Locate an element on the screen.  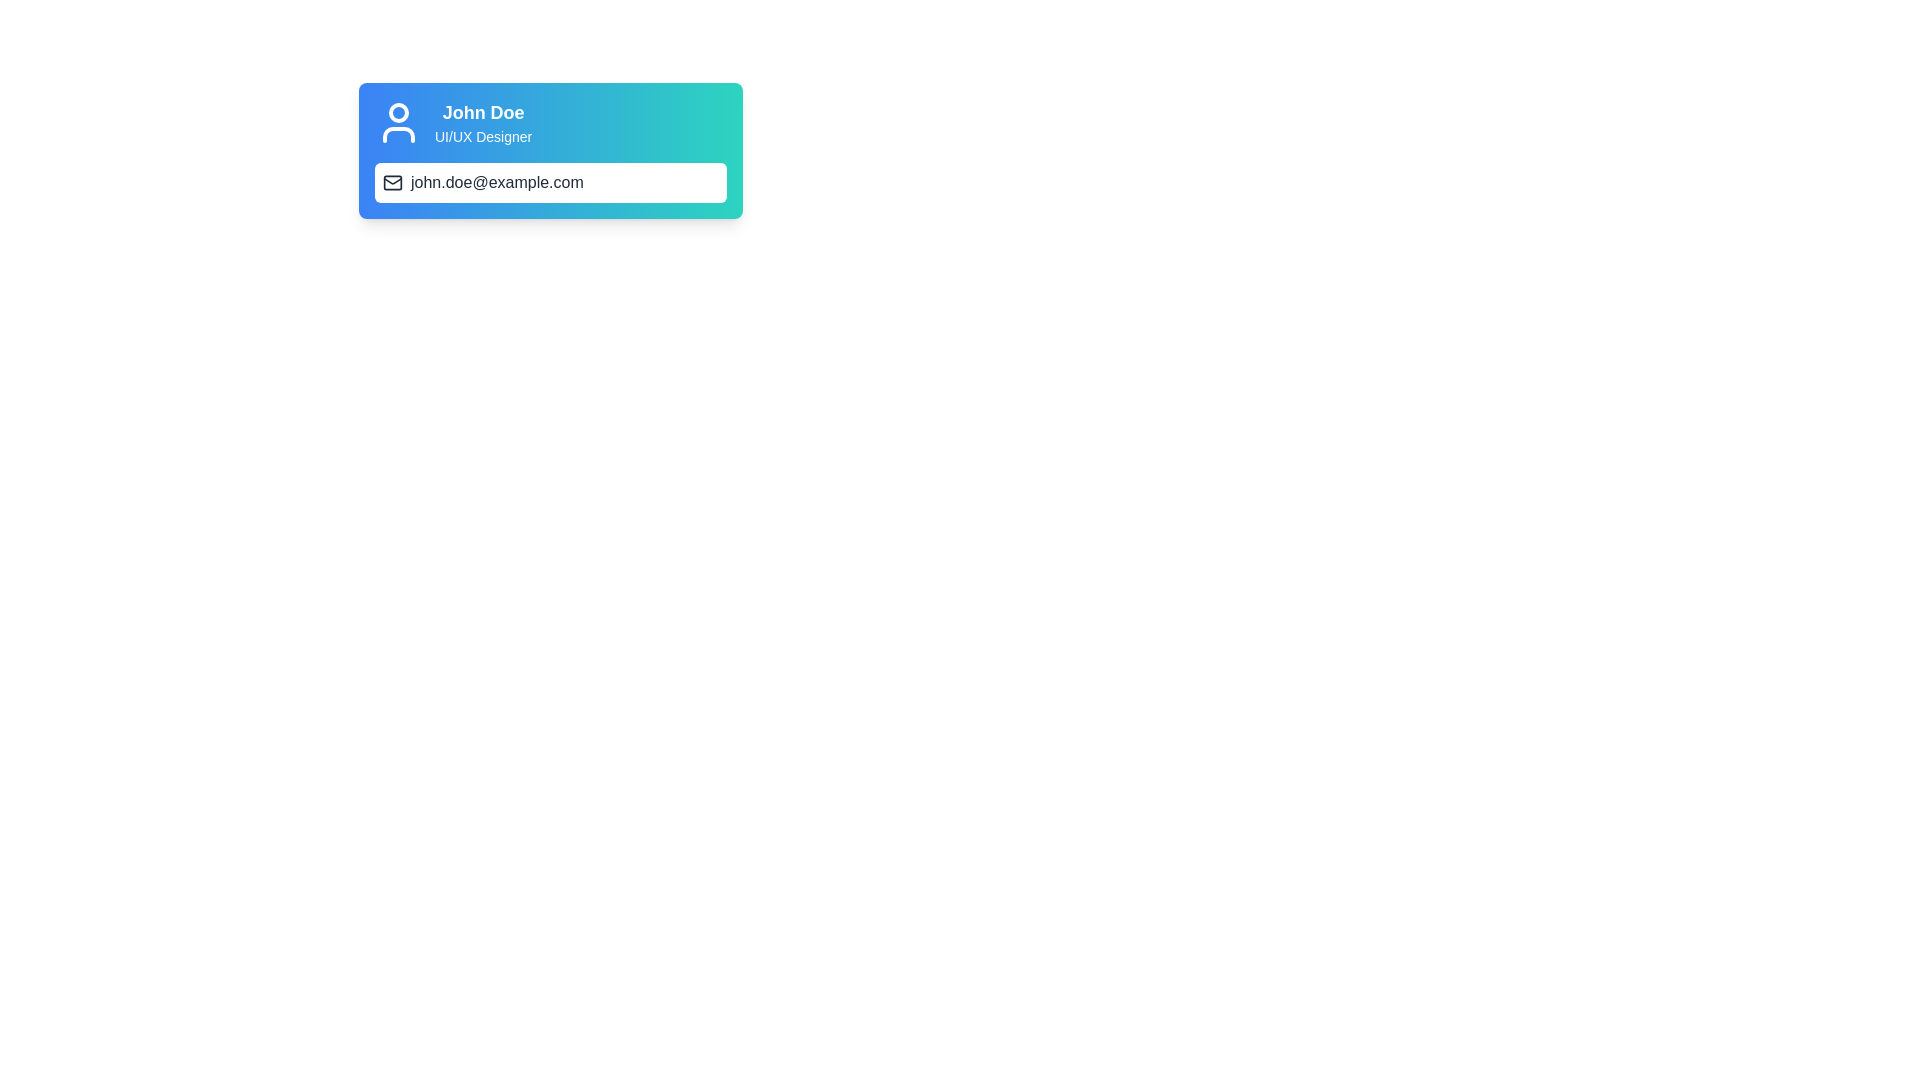
the email address text element located near the bottom right of the user details section, below the name 'John Doe' and title 'UI/UX Designer' is located at coordinates (551, 182).